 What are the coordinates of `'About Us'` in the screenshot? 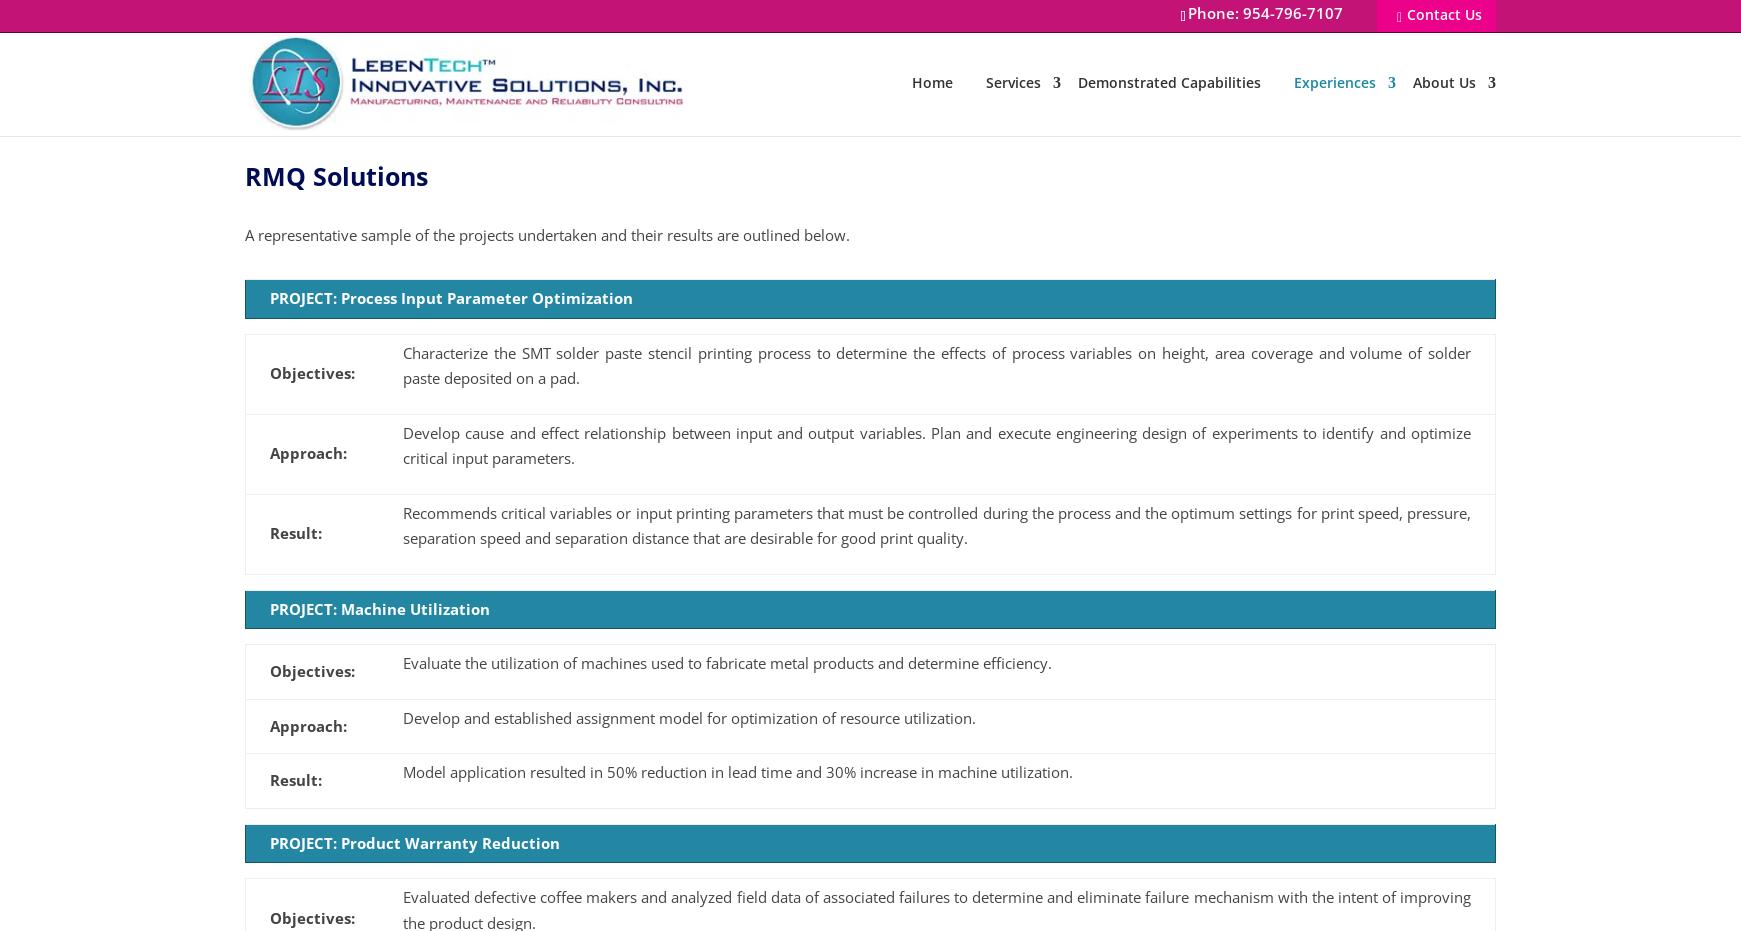 It's located at (1443, 82).